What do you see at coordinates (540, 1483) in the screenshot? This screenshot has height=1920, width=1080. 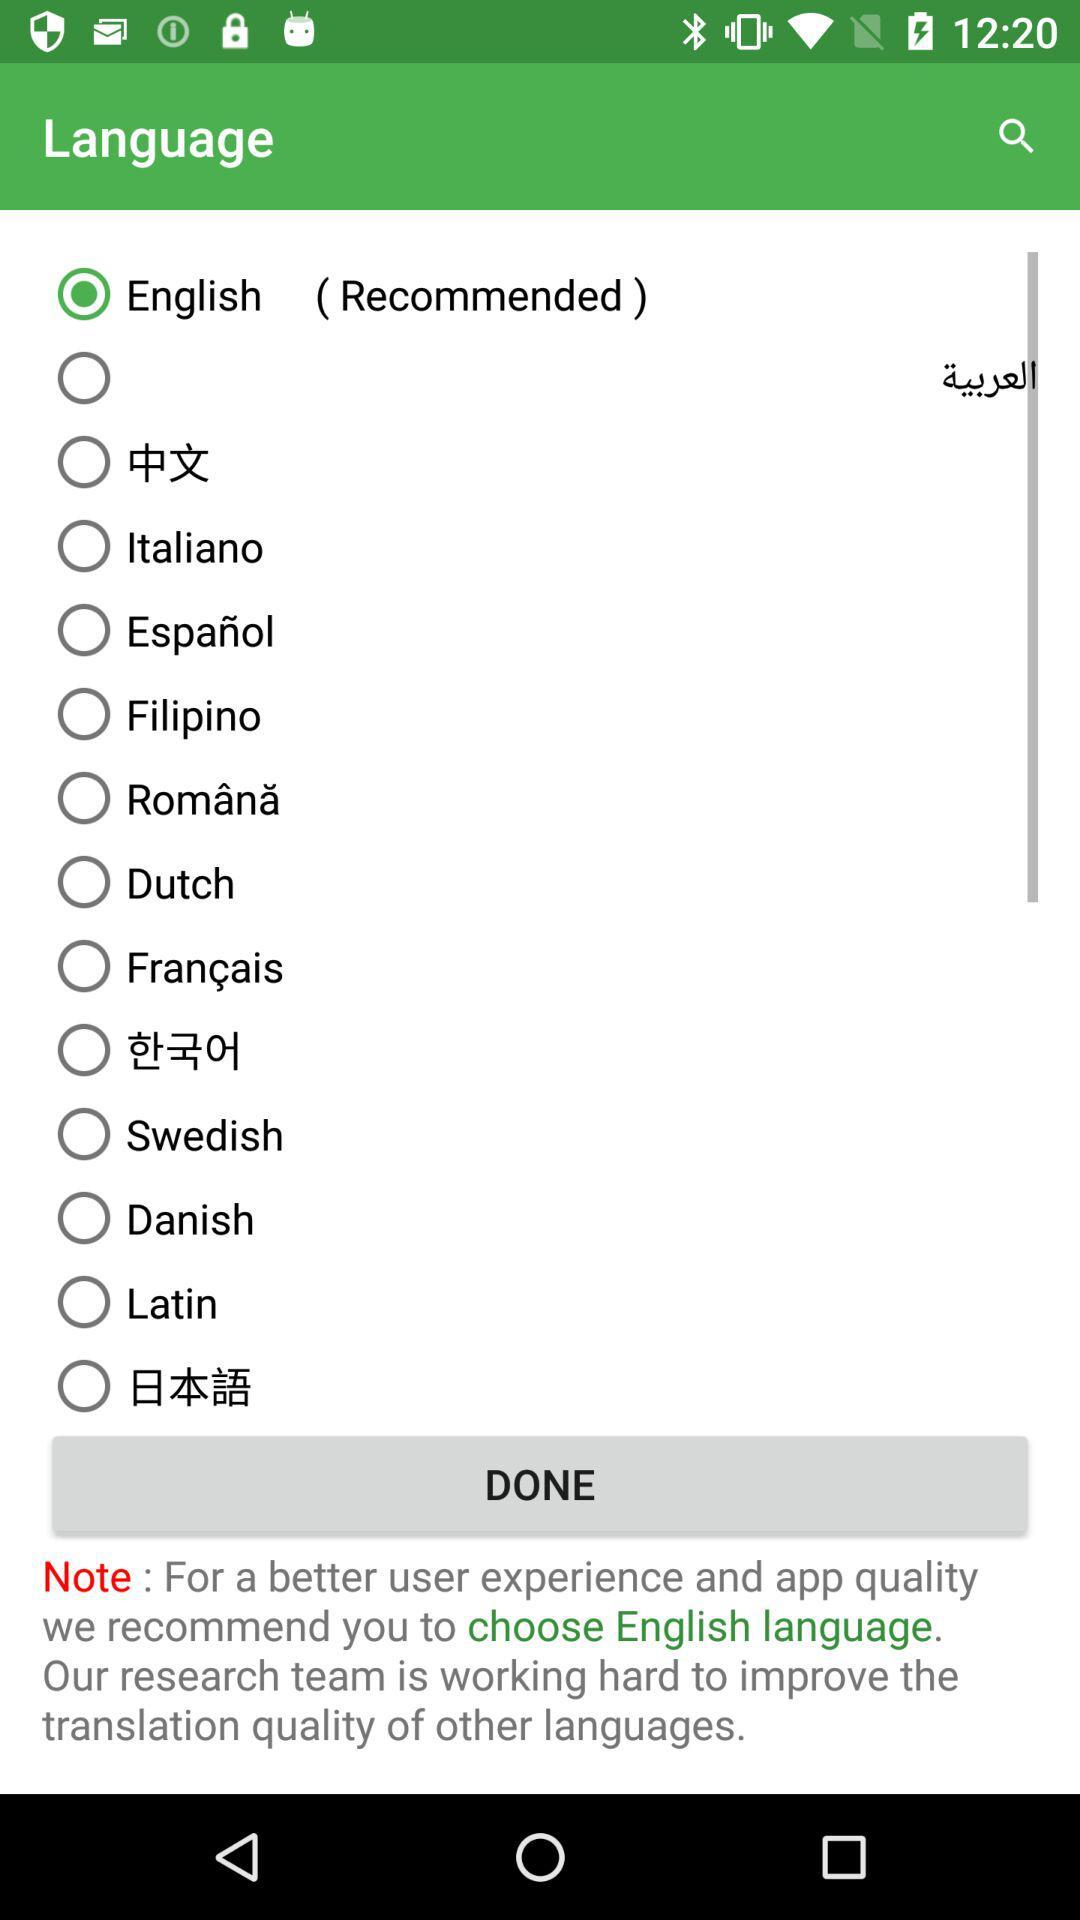 I see `done icon` at bounding box center [540, 1483].